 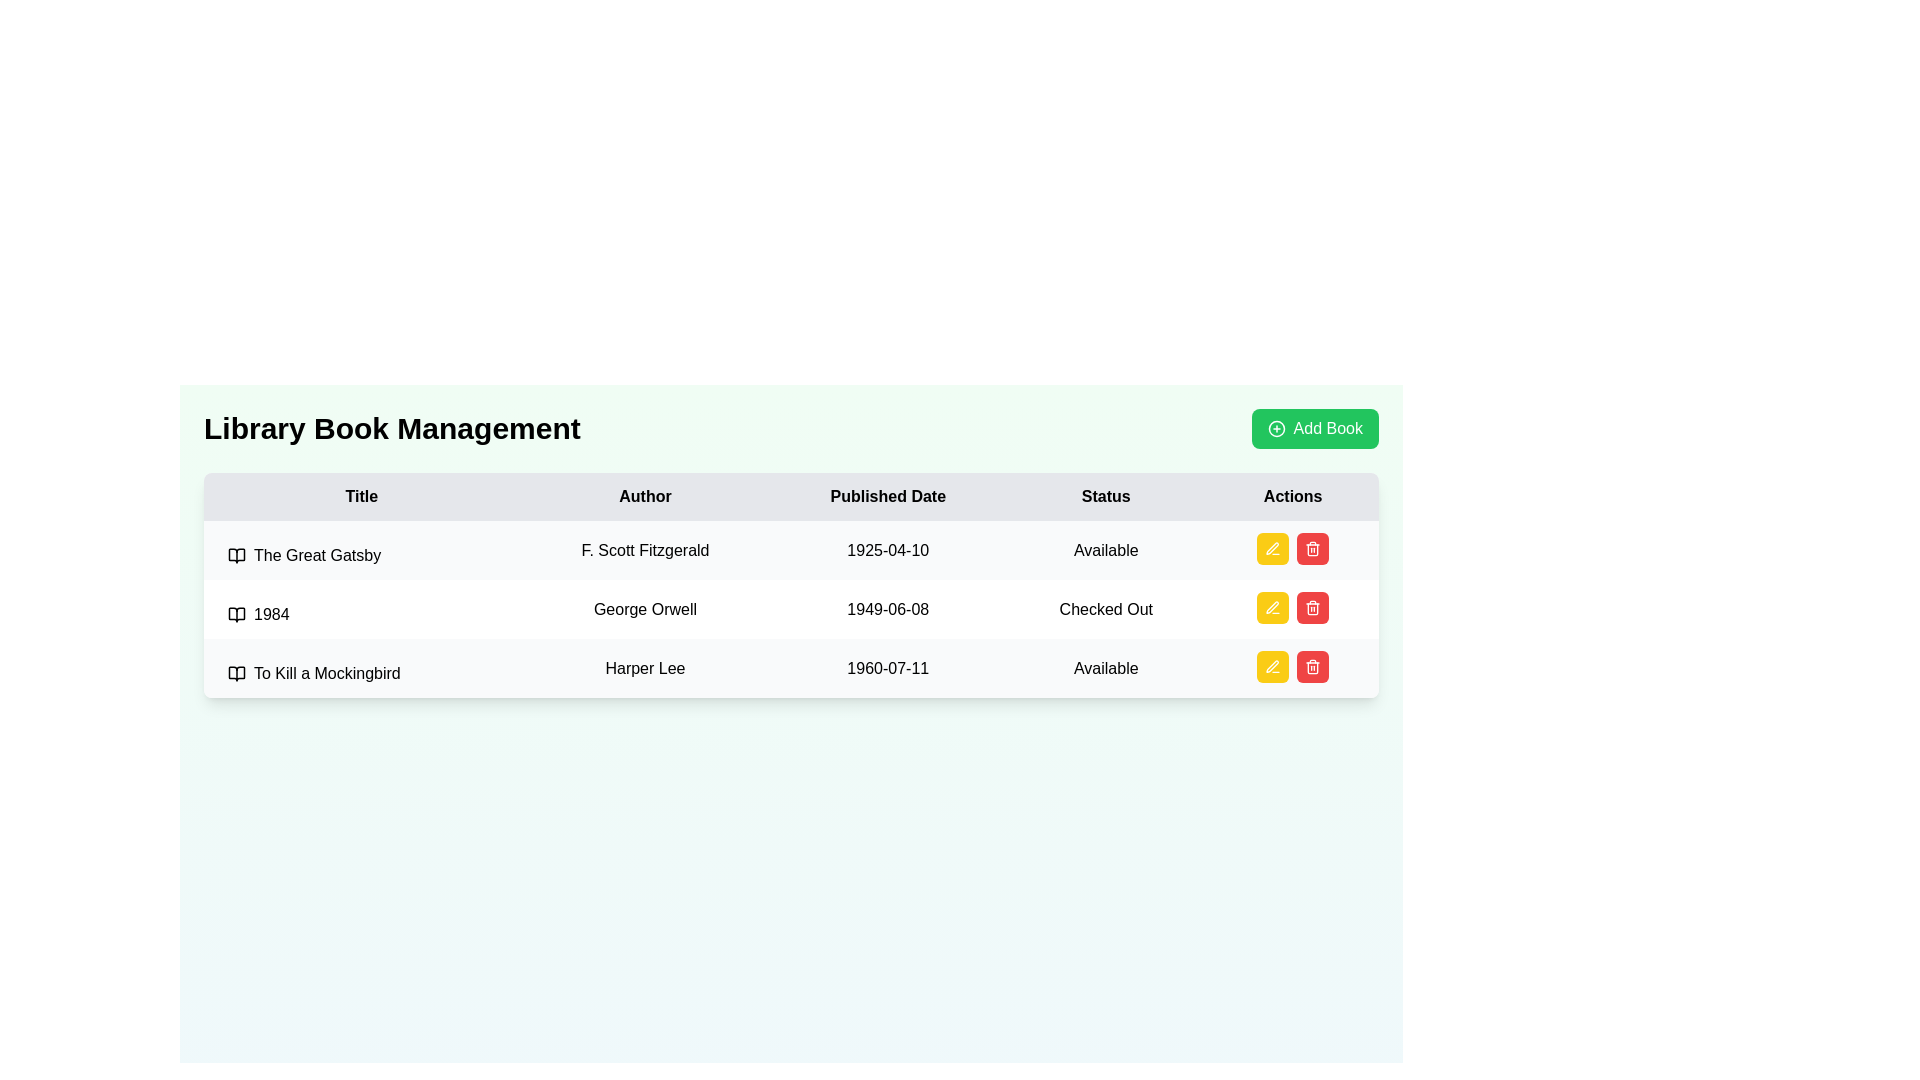 I want to click on the trash can button with a red background located in the 'Actions' column of the third row in the table, so click(x=1313, y=548).